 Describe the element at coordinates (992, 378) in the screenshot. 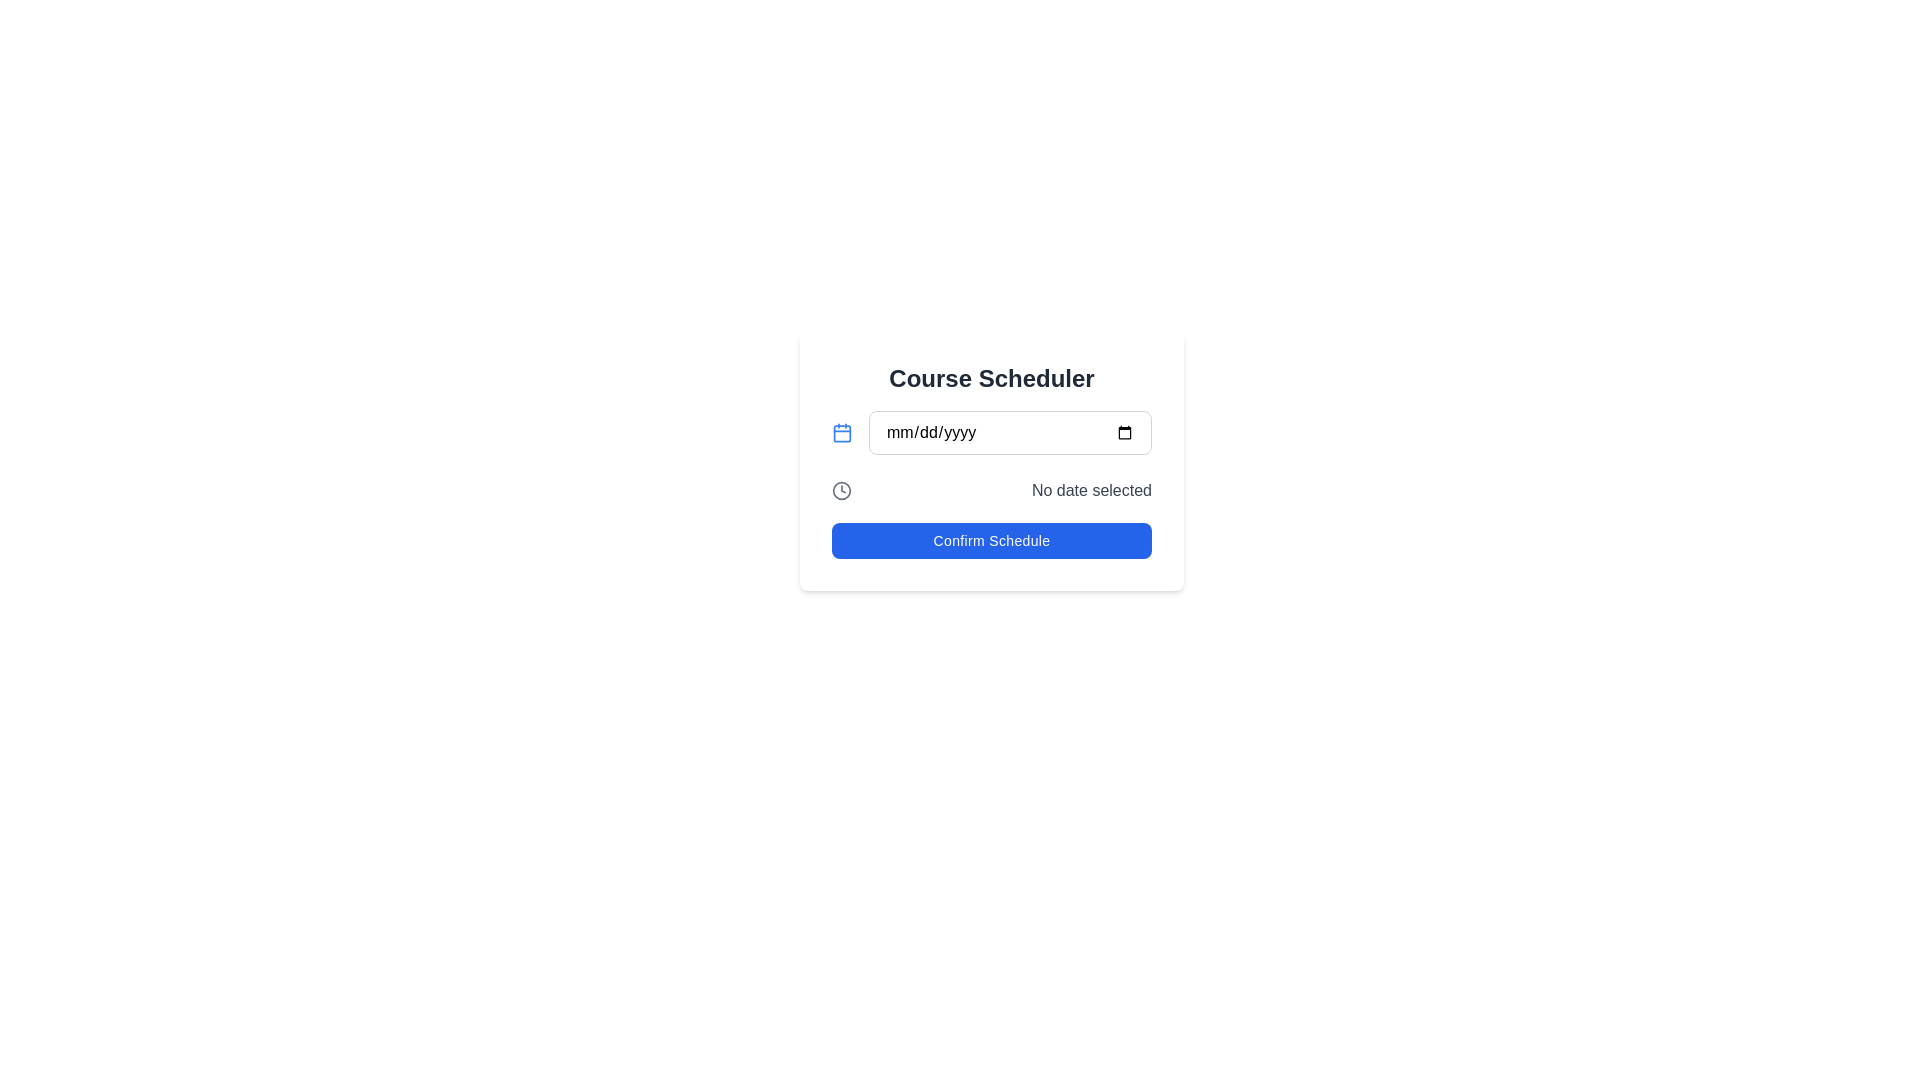

I see `the text label displaying 'Course Scheduler', which is styled in bold and slightly larger font, positioned at the top of the content section` at that location.